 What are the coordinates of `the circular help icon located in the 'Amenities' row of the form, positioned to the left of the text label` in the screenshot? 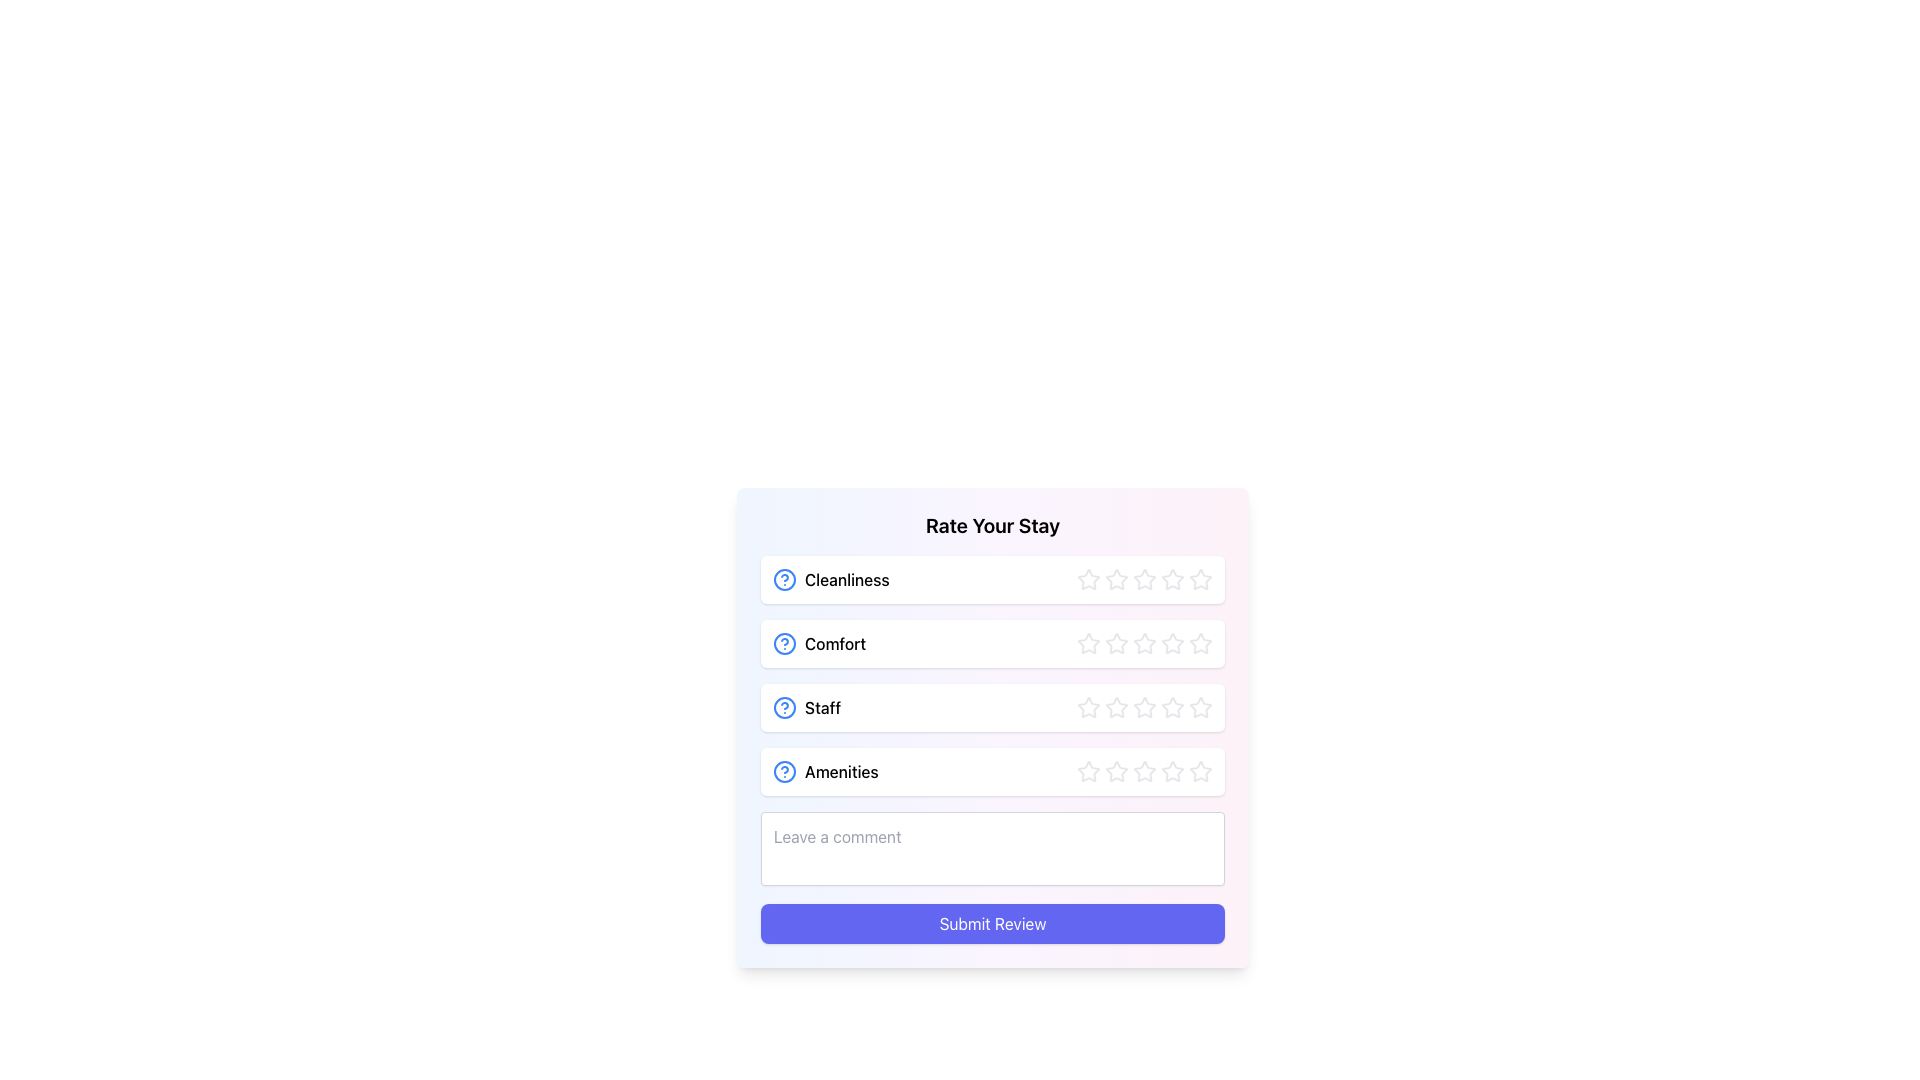 It's located at (784, 770).